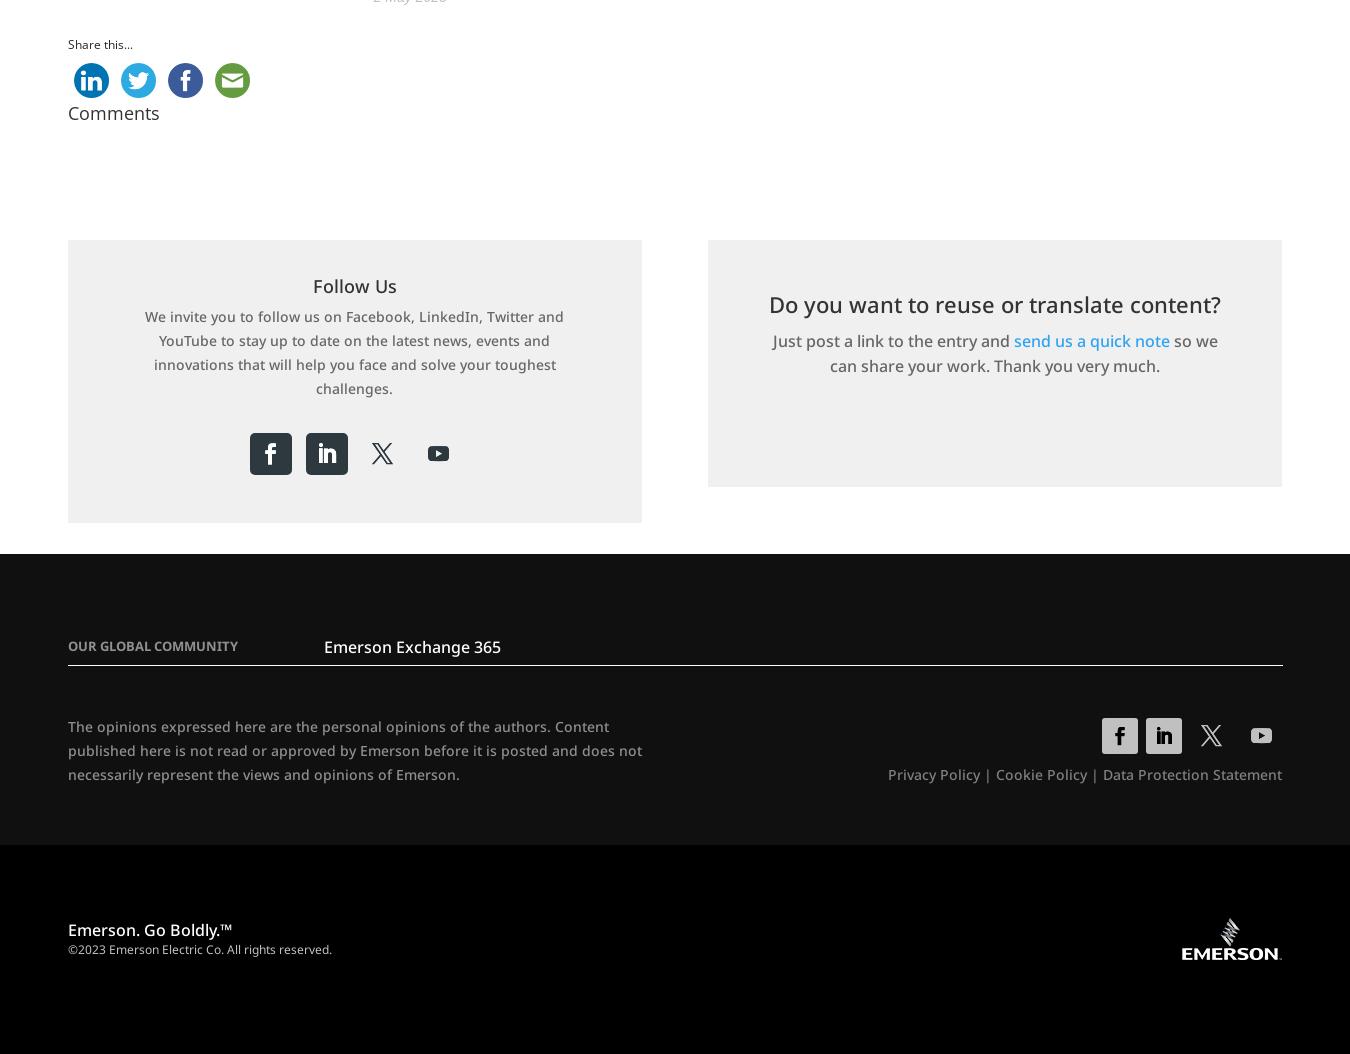  I want to click on 'so we can share your work. Thank you very much.', so click(1023, 352).